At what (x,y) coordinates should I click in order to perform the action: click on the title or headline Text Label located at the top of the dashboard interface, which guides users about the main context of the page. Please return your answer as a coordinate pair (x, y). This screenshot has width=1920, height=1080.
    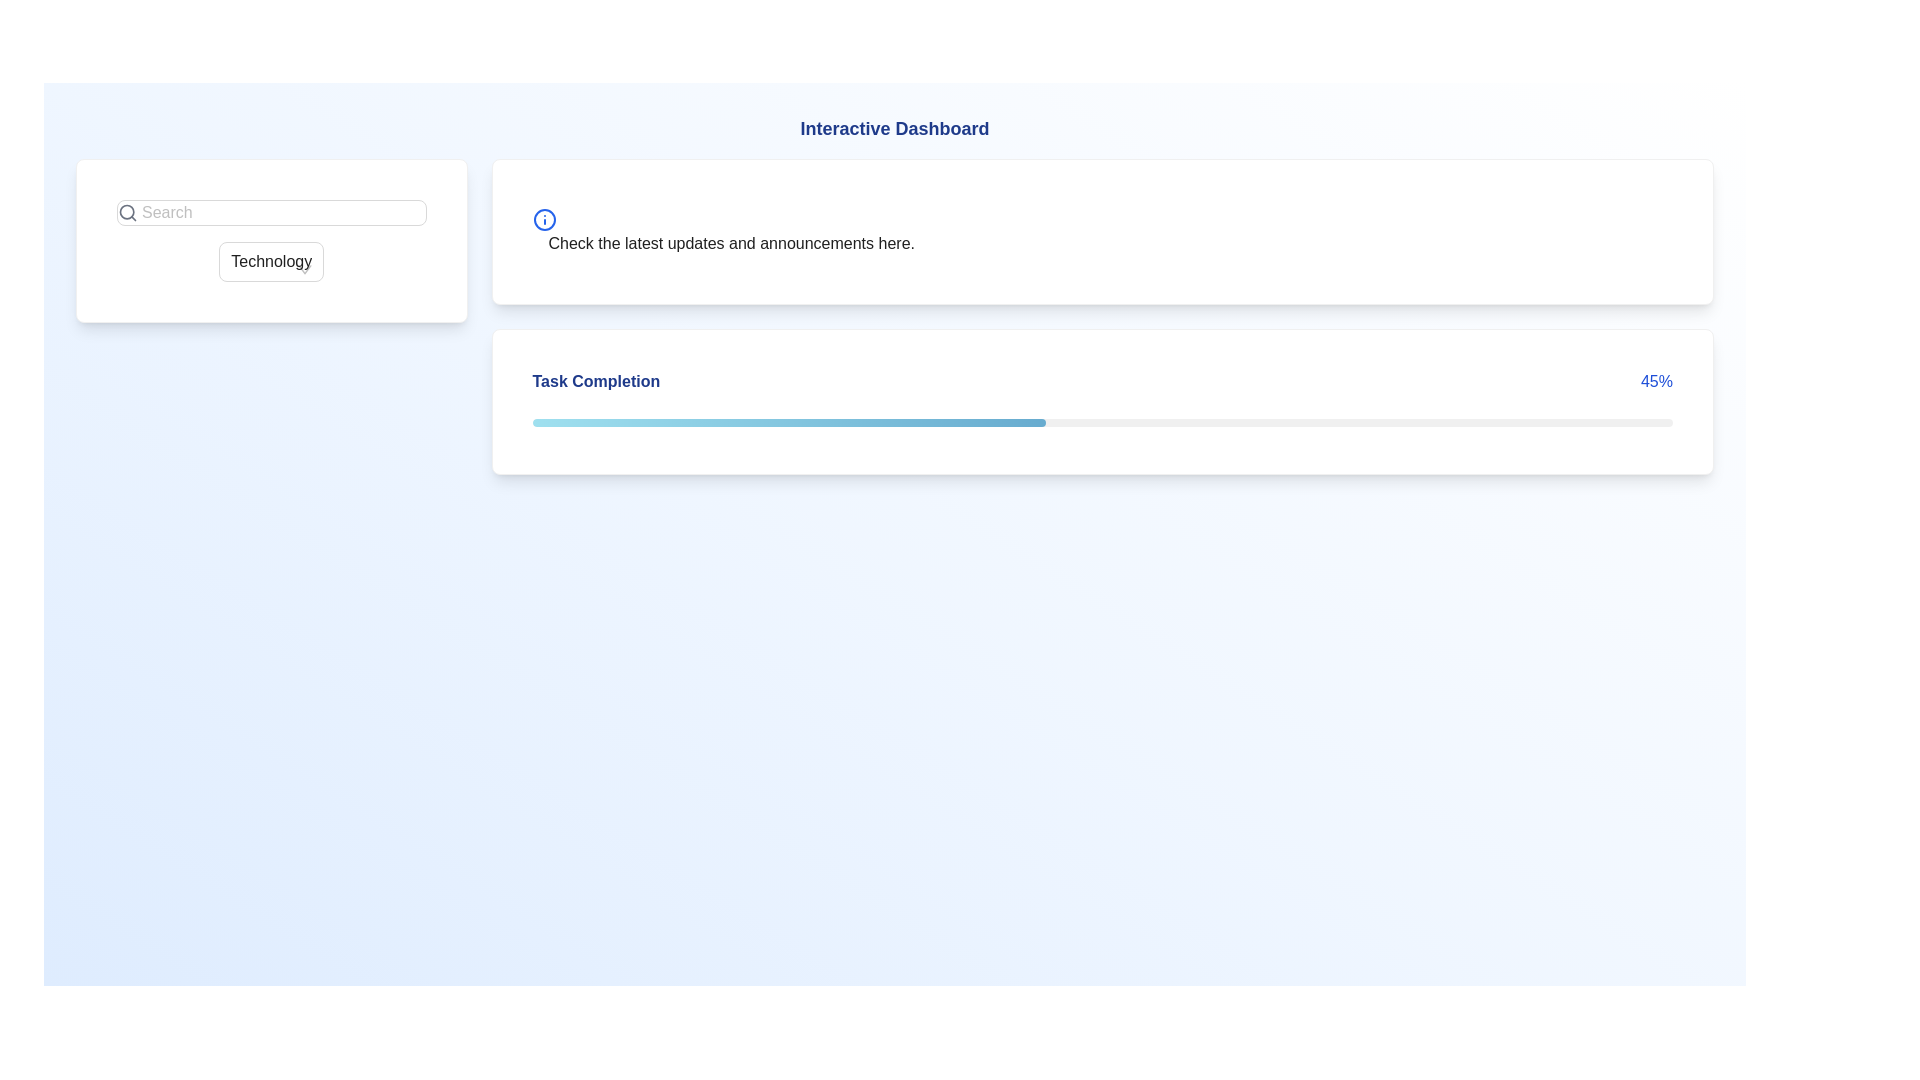
    Looking at the image, I should click on (893, 128).